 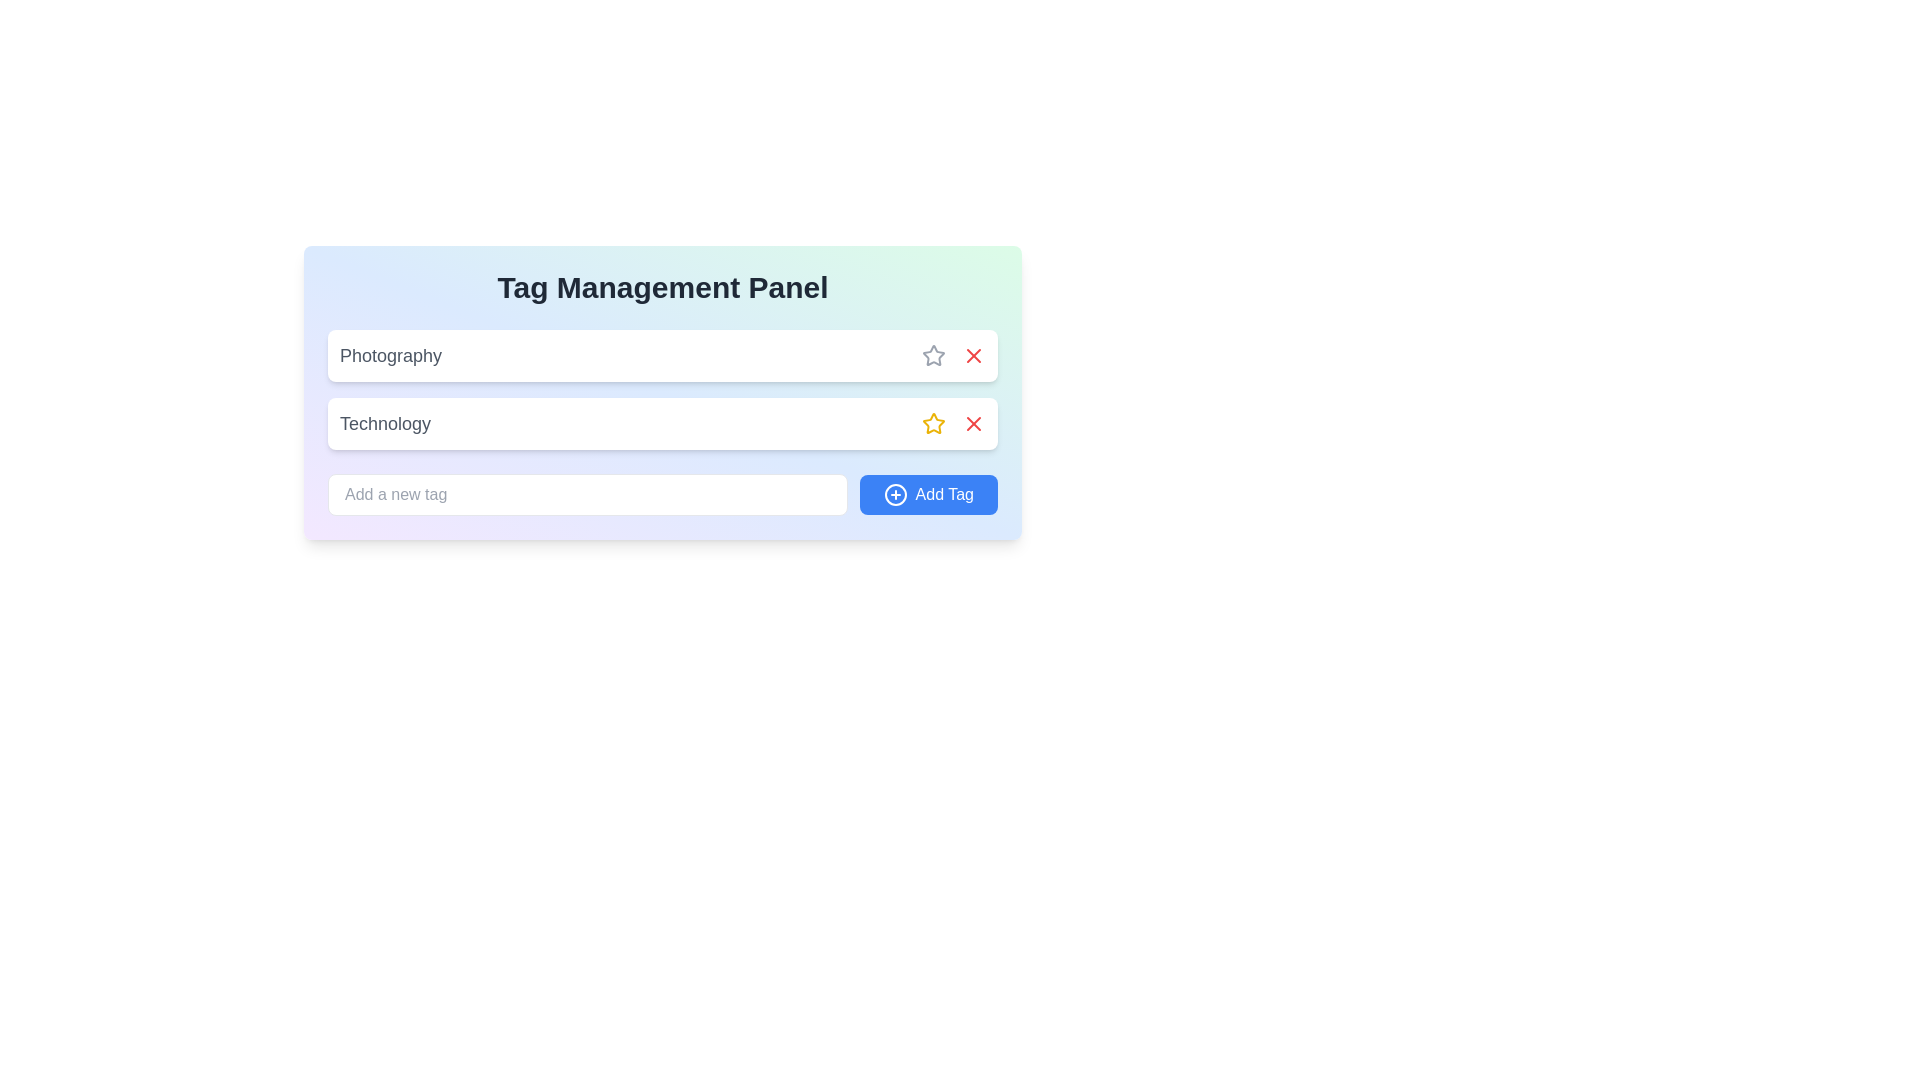 What do you see at coordinates (974, 354) in the screenshot?
I see `the small, red-colored 'X' icon located in the top right corner of the first row containing the 'Photography' tag, which represents a close or delete action` at bounding box center [974, 354].